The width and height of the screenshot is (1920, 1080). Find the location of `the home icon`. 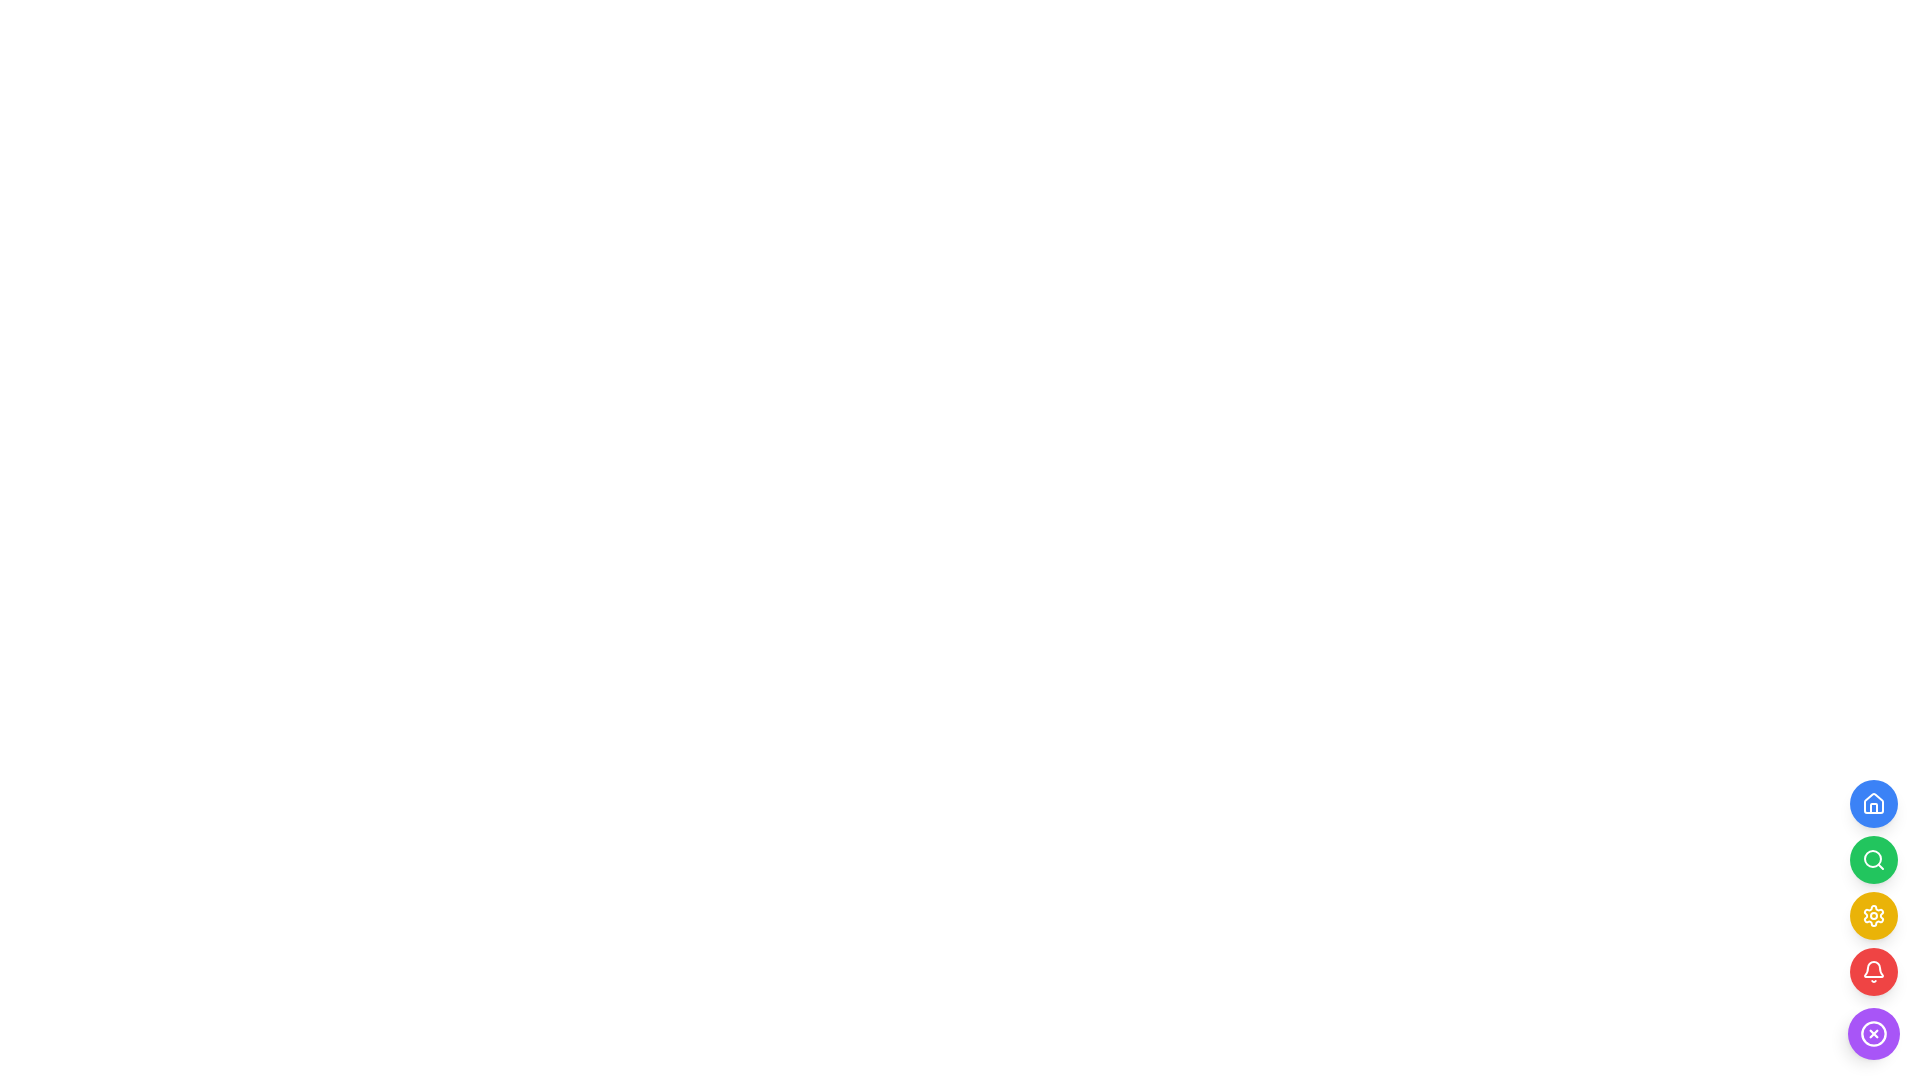

the home icon is located at coordinates (1872, 801).